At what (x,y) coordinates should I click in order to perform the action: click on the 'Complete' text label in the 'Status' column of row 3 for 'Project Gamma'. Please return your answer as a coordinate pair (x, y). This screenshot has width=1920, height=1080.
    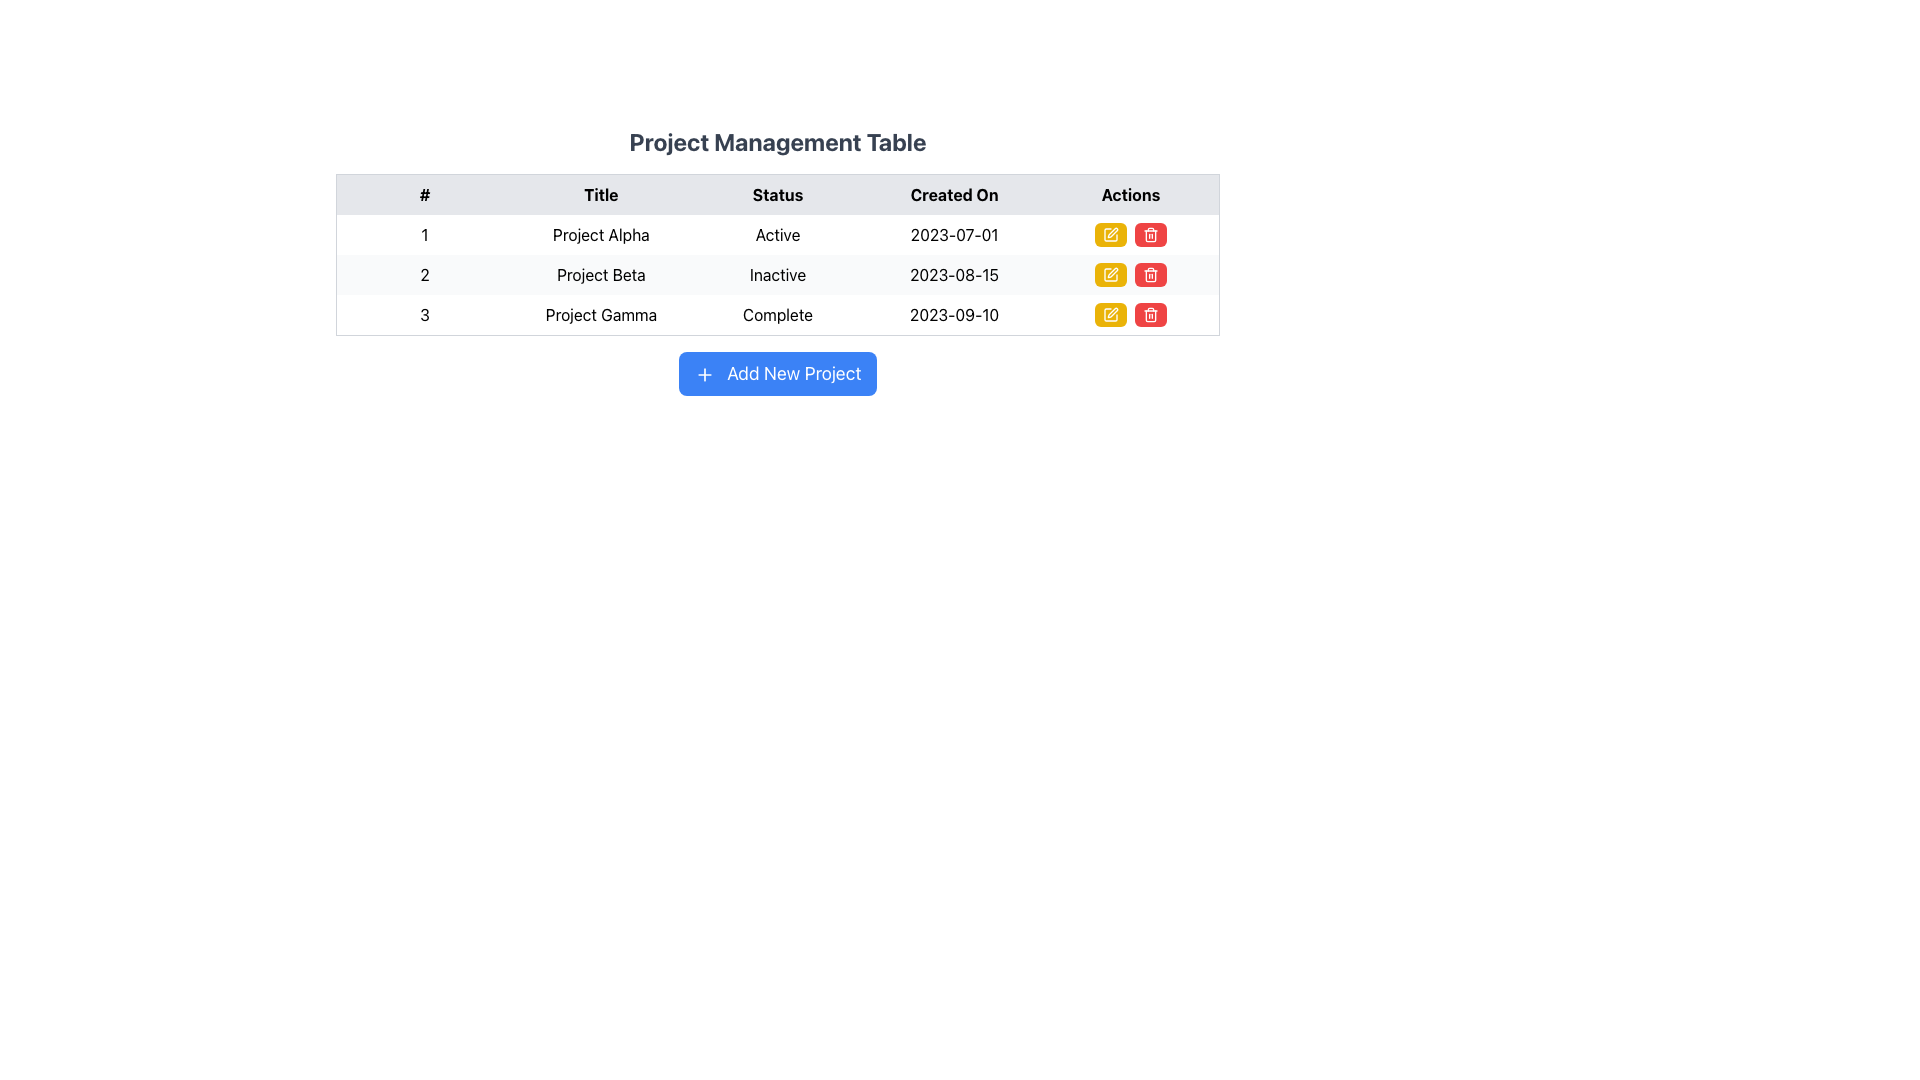
    Looking at the image, I should click on (776, 315).